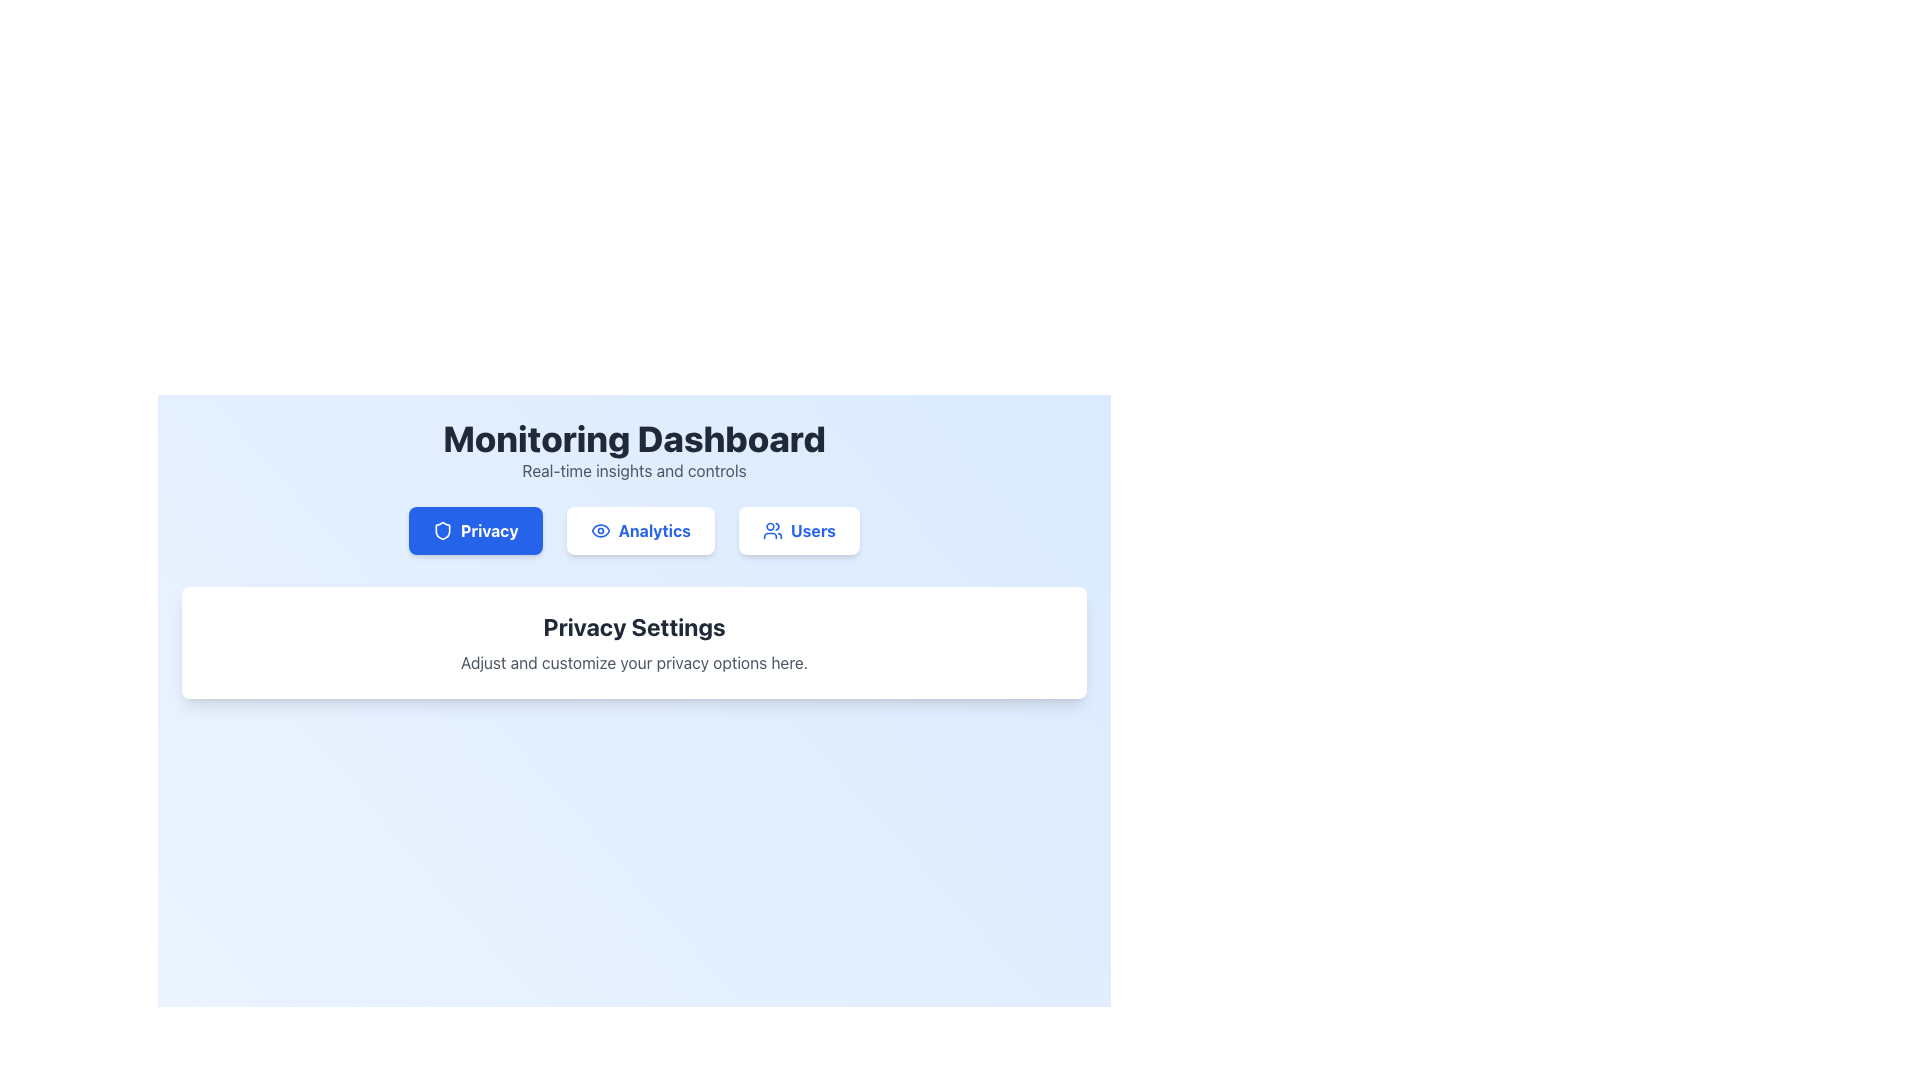  Describe the element at coordinates (640, 530) in the screenshot. I see `the 'Analytics' button, which is a white rectangular button with blue text and an eye icon, located in the center of three buttons beneath the primary heading` at that location.